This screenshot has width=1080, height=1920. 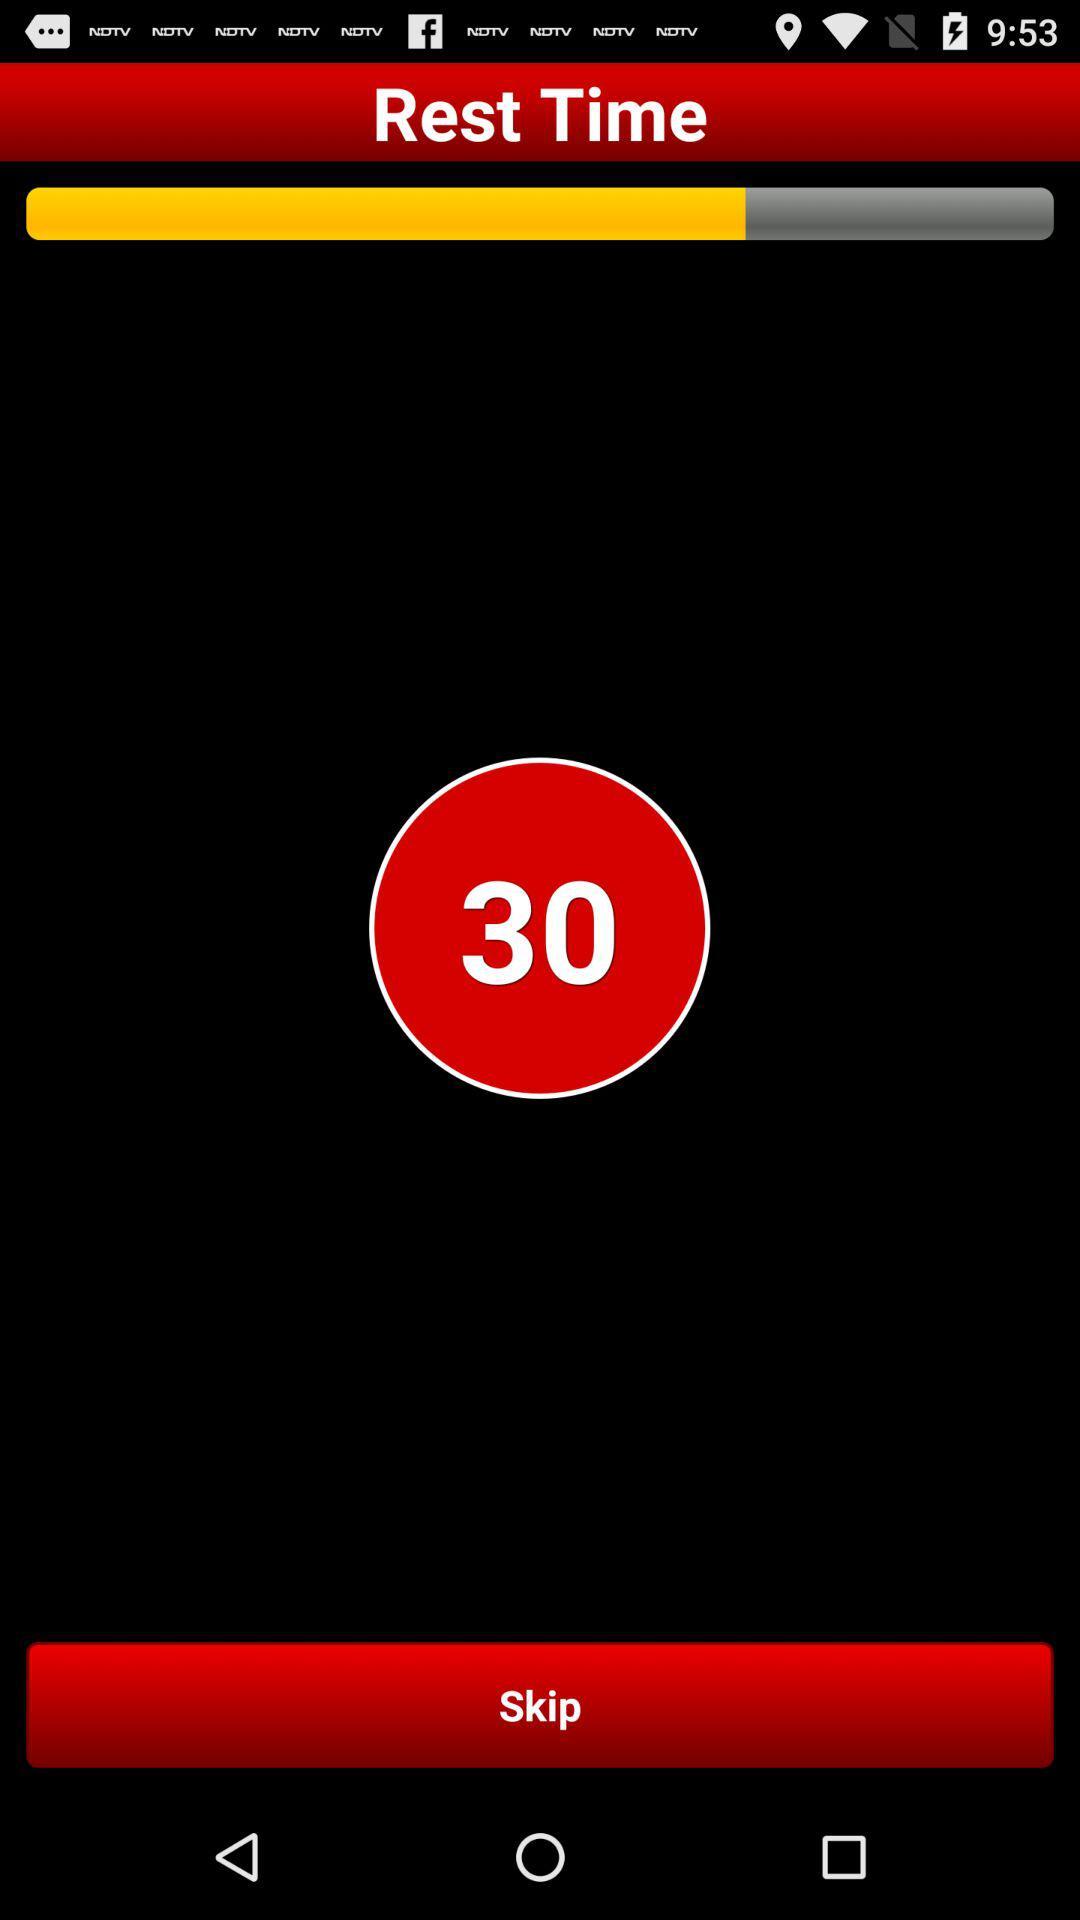 What do you see at coordinates (540, 1703) in the screenshot?
I see `the skip item` at bounding box center [540, 1703].